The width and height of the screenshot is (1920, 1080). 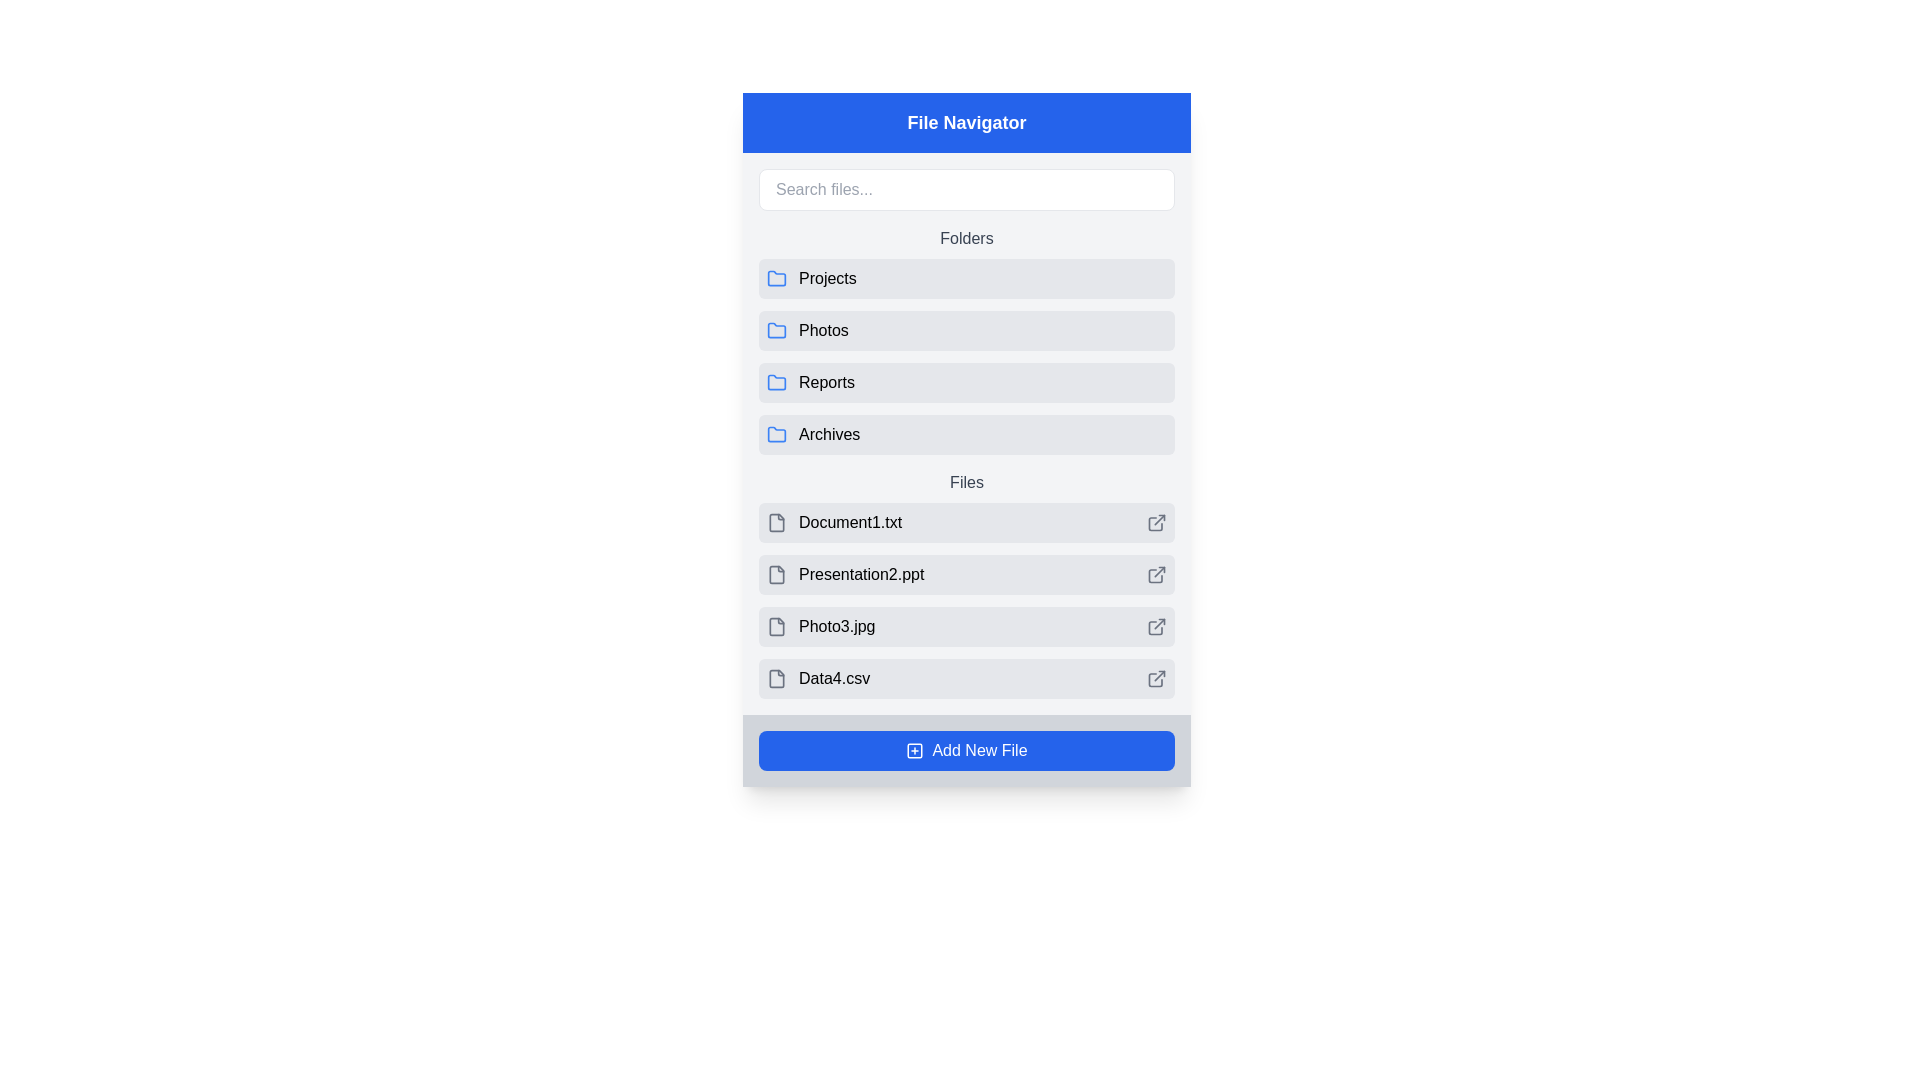 I want to click on the external link icon located to the far right of the file row labeled 'Presentation2.ppt', so click(x=1156, y=574).